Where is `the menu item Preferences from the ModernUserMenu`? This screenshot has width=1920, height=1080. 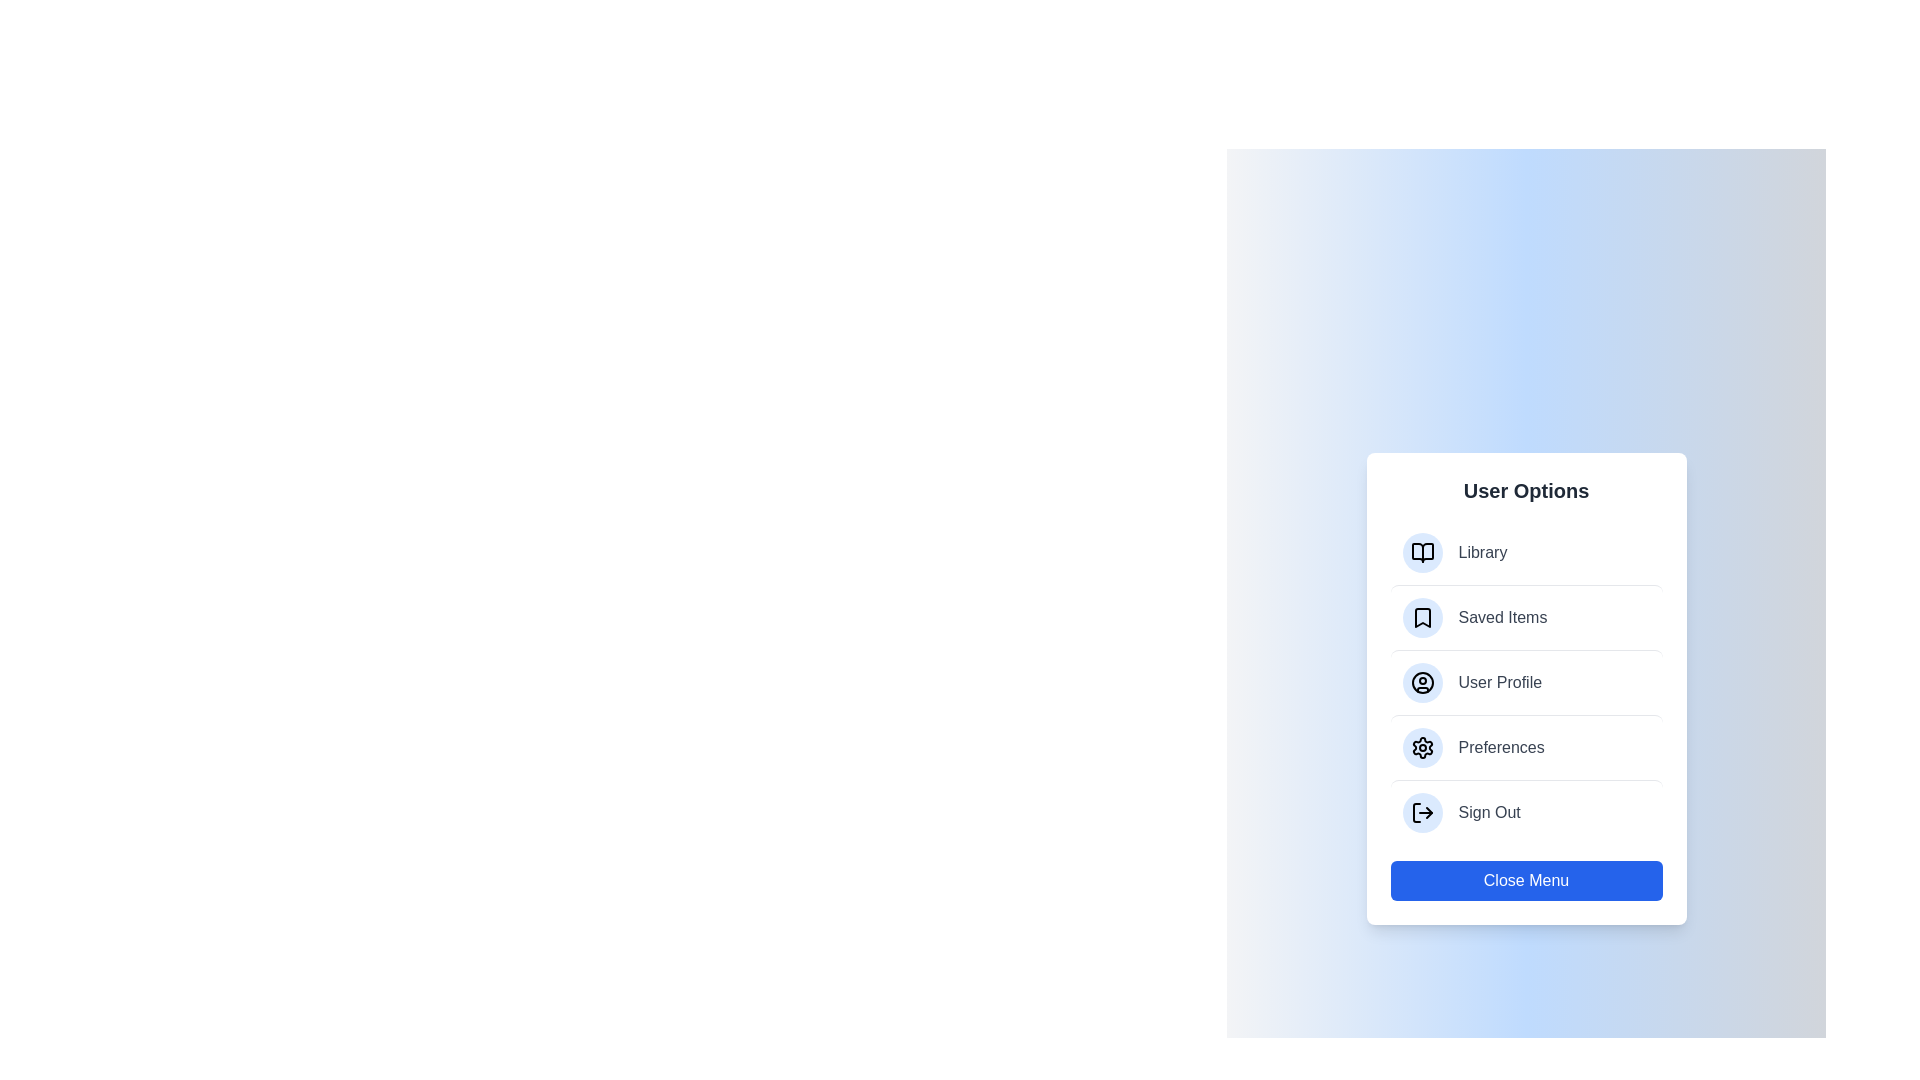
the menu item Preferences from the ModernUserMenu is located at coordinates (1525, 747).